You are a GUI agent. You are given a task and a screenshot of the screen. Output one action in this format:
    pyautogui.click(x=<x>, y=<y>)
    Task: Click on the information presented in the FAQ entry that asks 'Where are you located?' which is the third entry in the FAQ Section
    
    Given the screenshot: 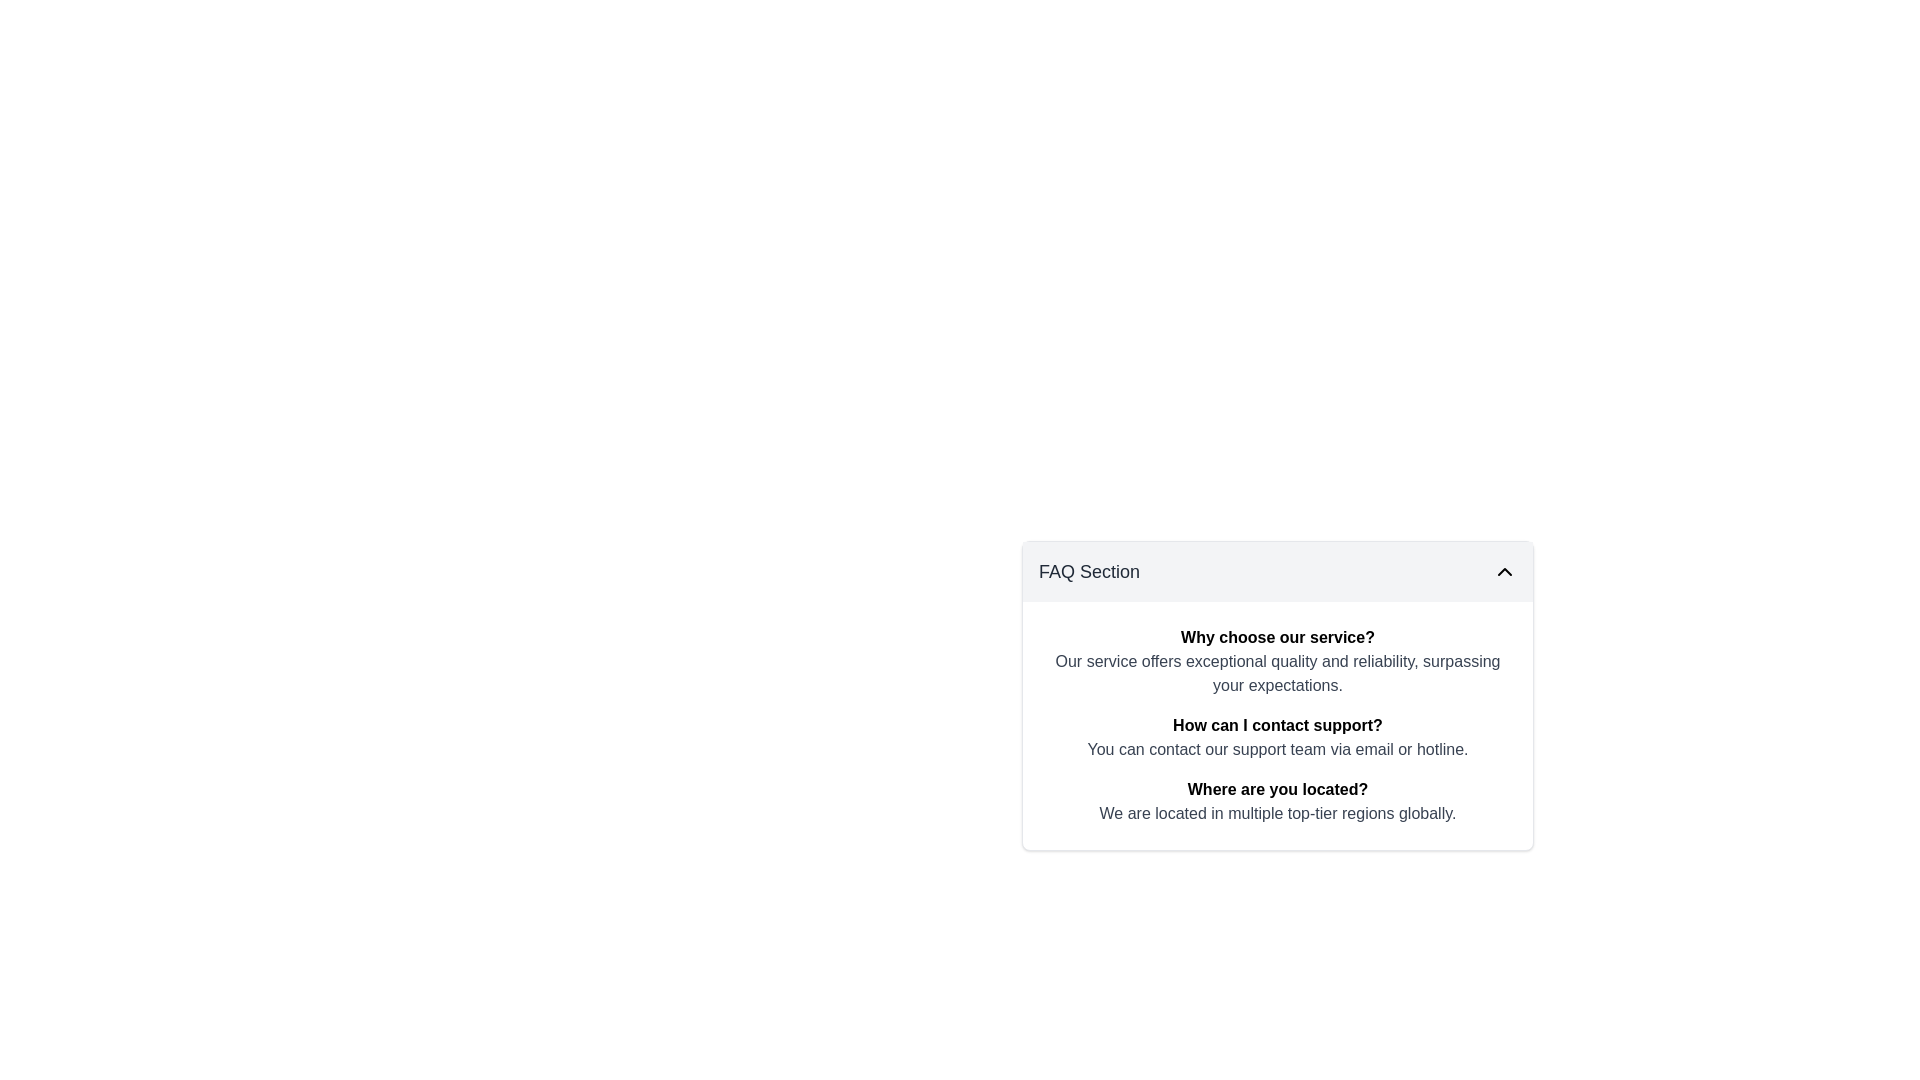 What is the action you would take?
    pyautogui.click(x=1276, y=801)
    